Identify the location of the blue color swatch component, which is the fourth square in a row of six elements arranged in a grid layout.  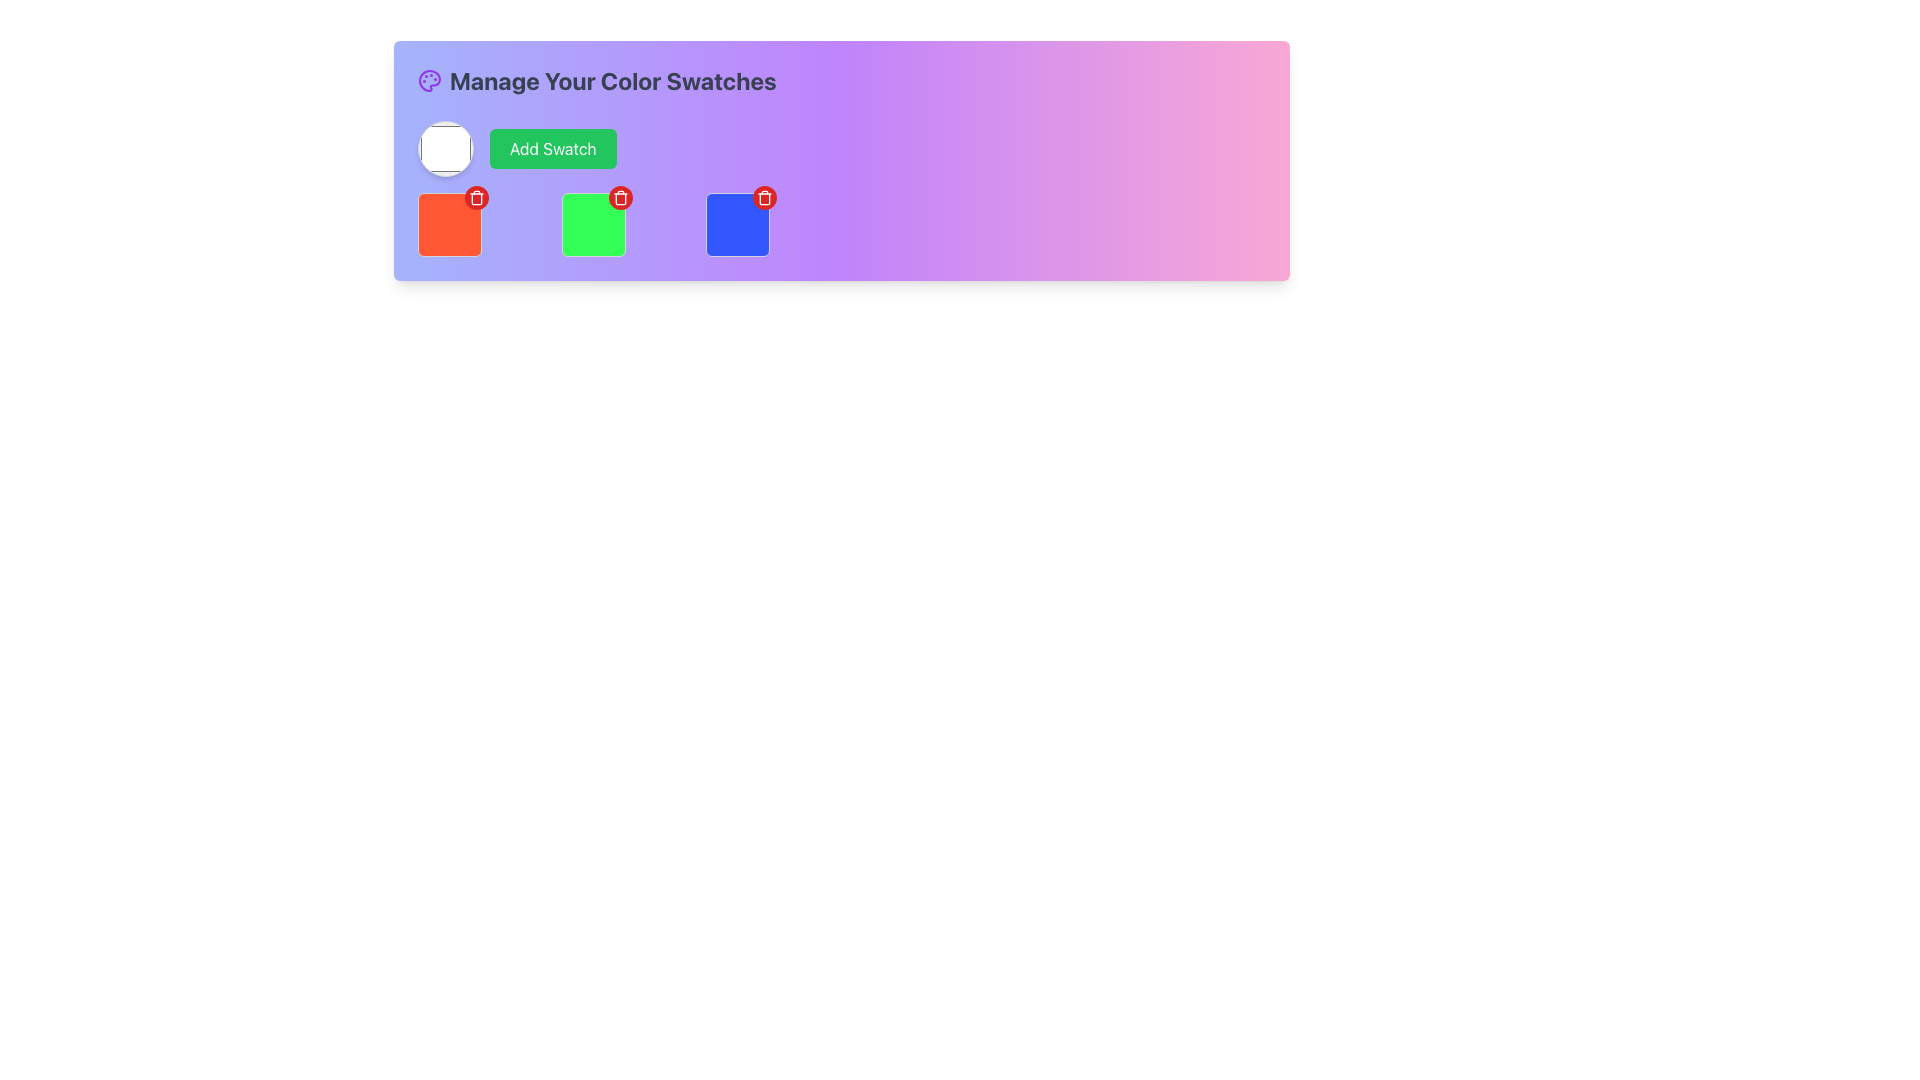
(737, 224).